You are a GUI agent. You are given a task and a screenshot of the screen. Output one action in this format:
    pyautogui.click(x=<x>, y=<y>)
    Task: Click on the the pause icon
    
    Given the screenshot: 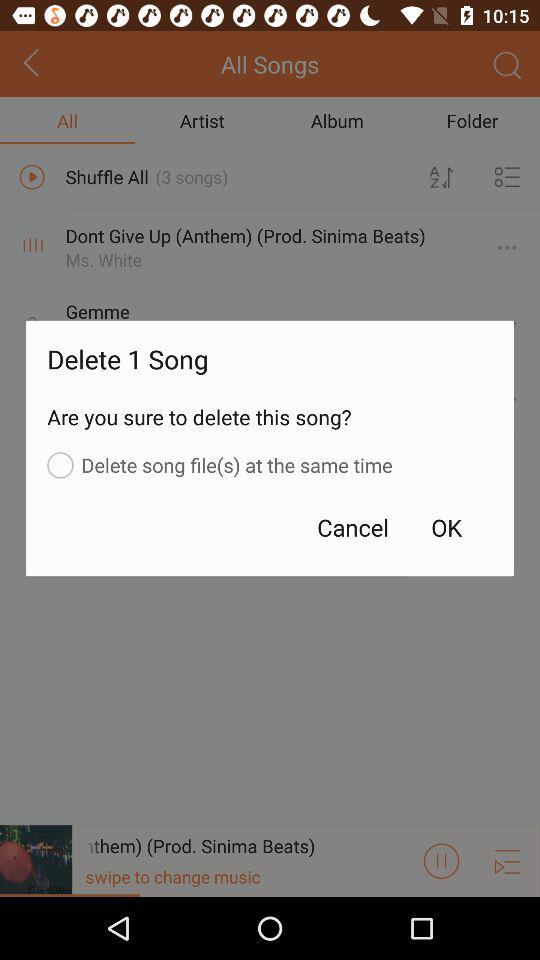 What is the action you would take?
    pyautogui.click(x=441, y=921)
    